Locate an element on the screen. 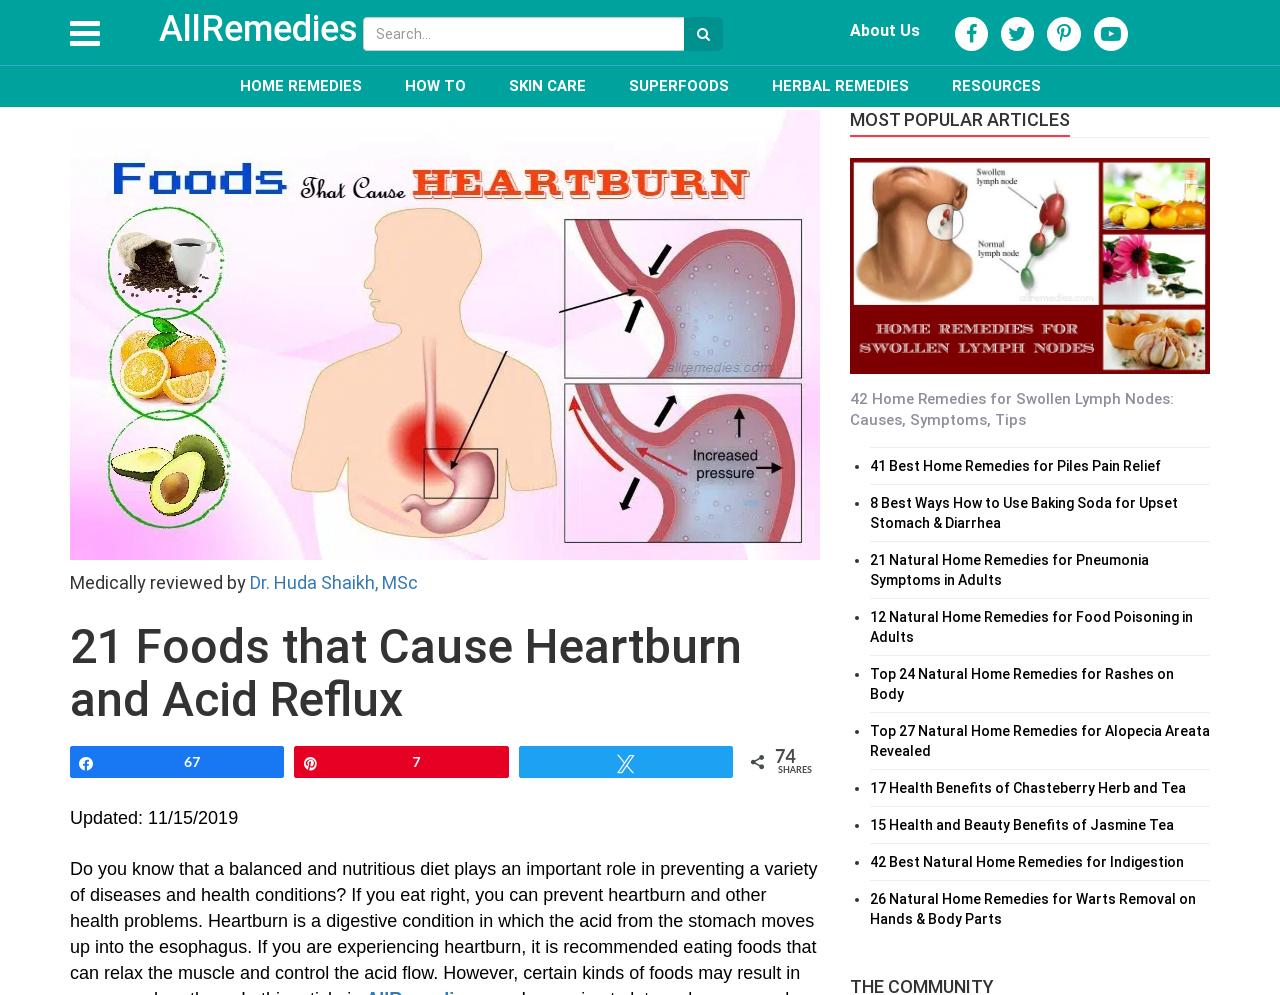 The height and width of the screenshot is (995, 1280). '42 Best Natural Home Remedies for Indigestion' is located at coordinates (1026, 860).